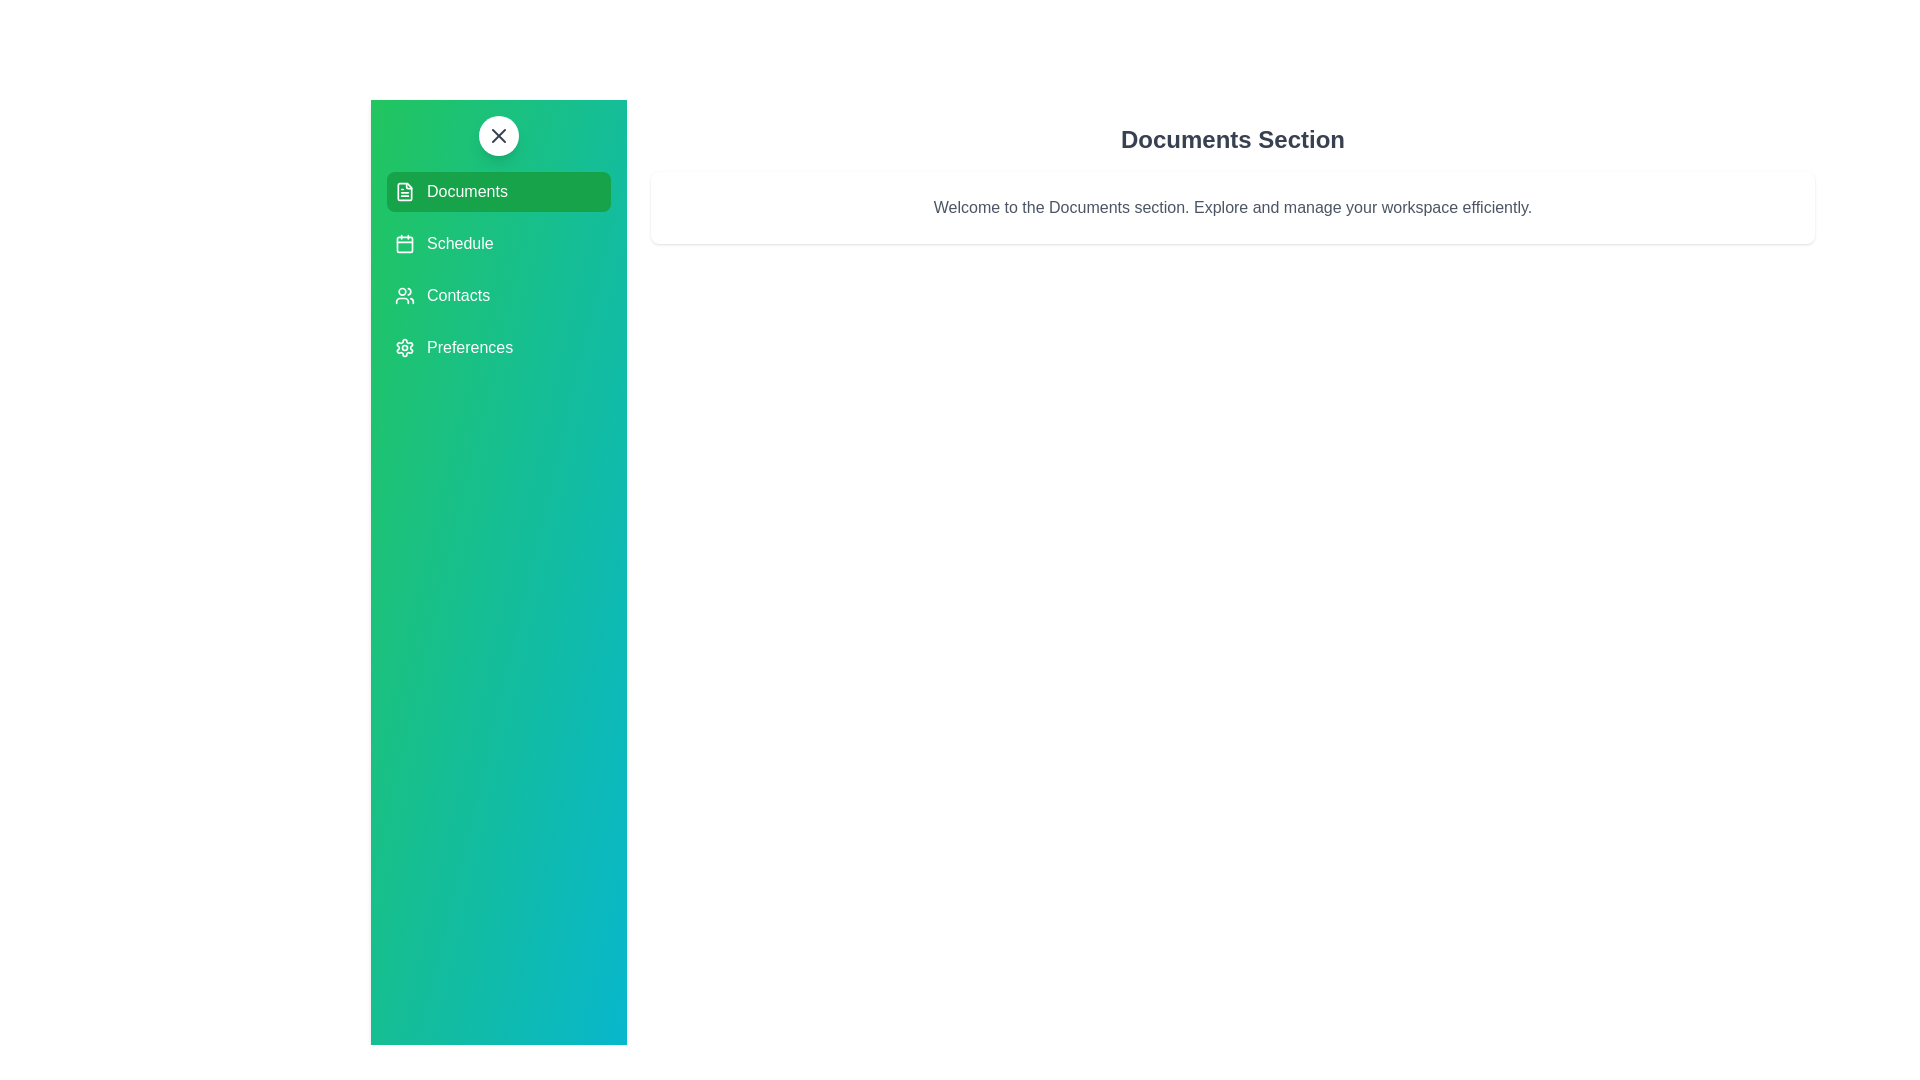  I want to click on the Documents section to select it, so click(499, 192).